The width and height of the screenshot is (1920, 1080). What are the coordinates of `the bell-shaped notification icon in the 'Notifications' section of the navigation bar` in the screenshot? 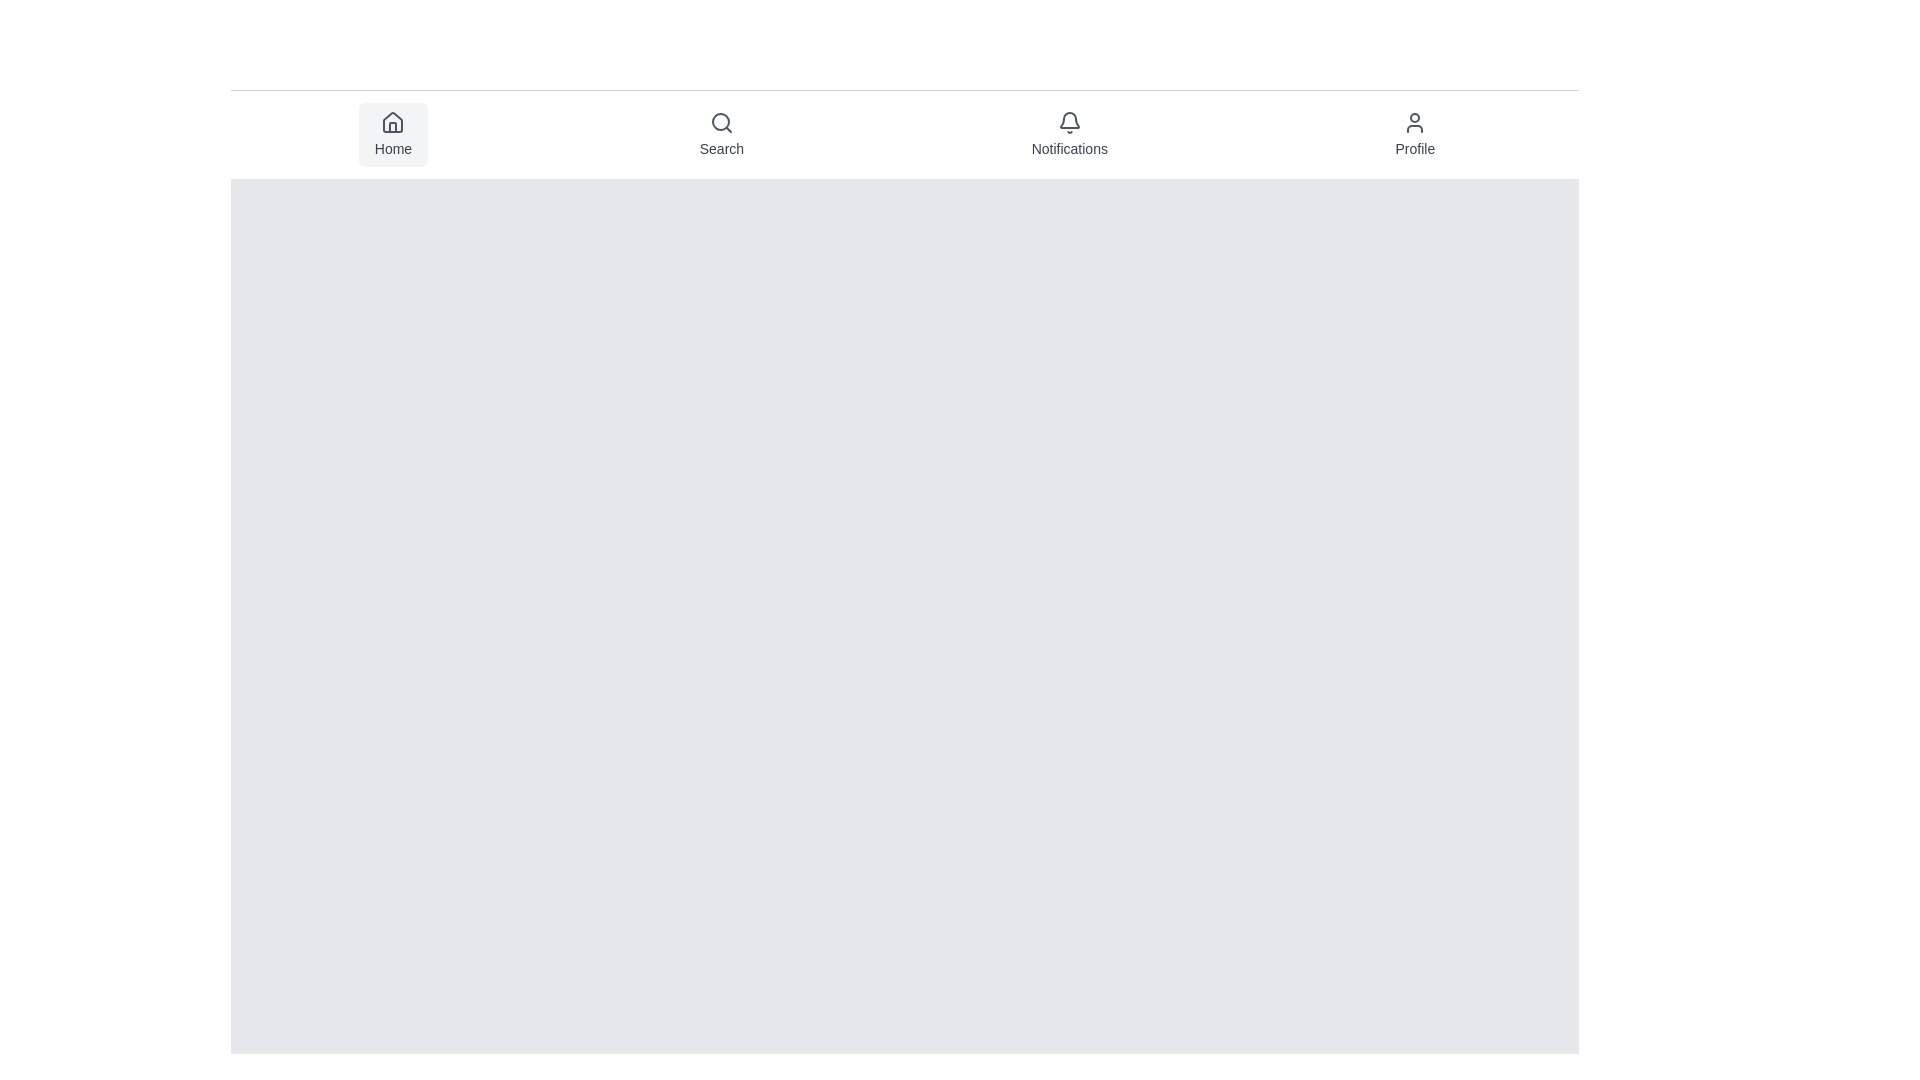 It's located at (1068, 123).